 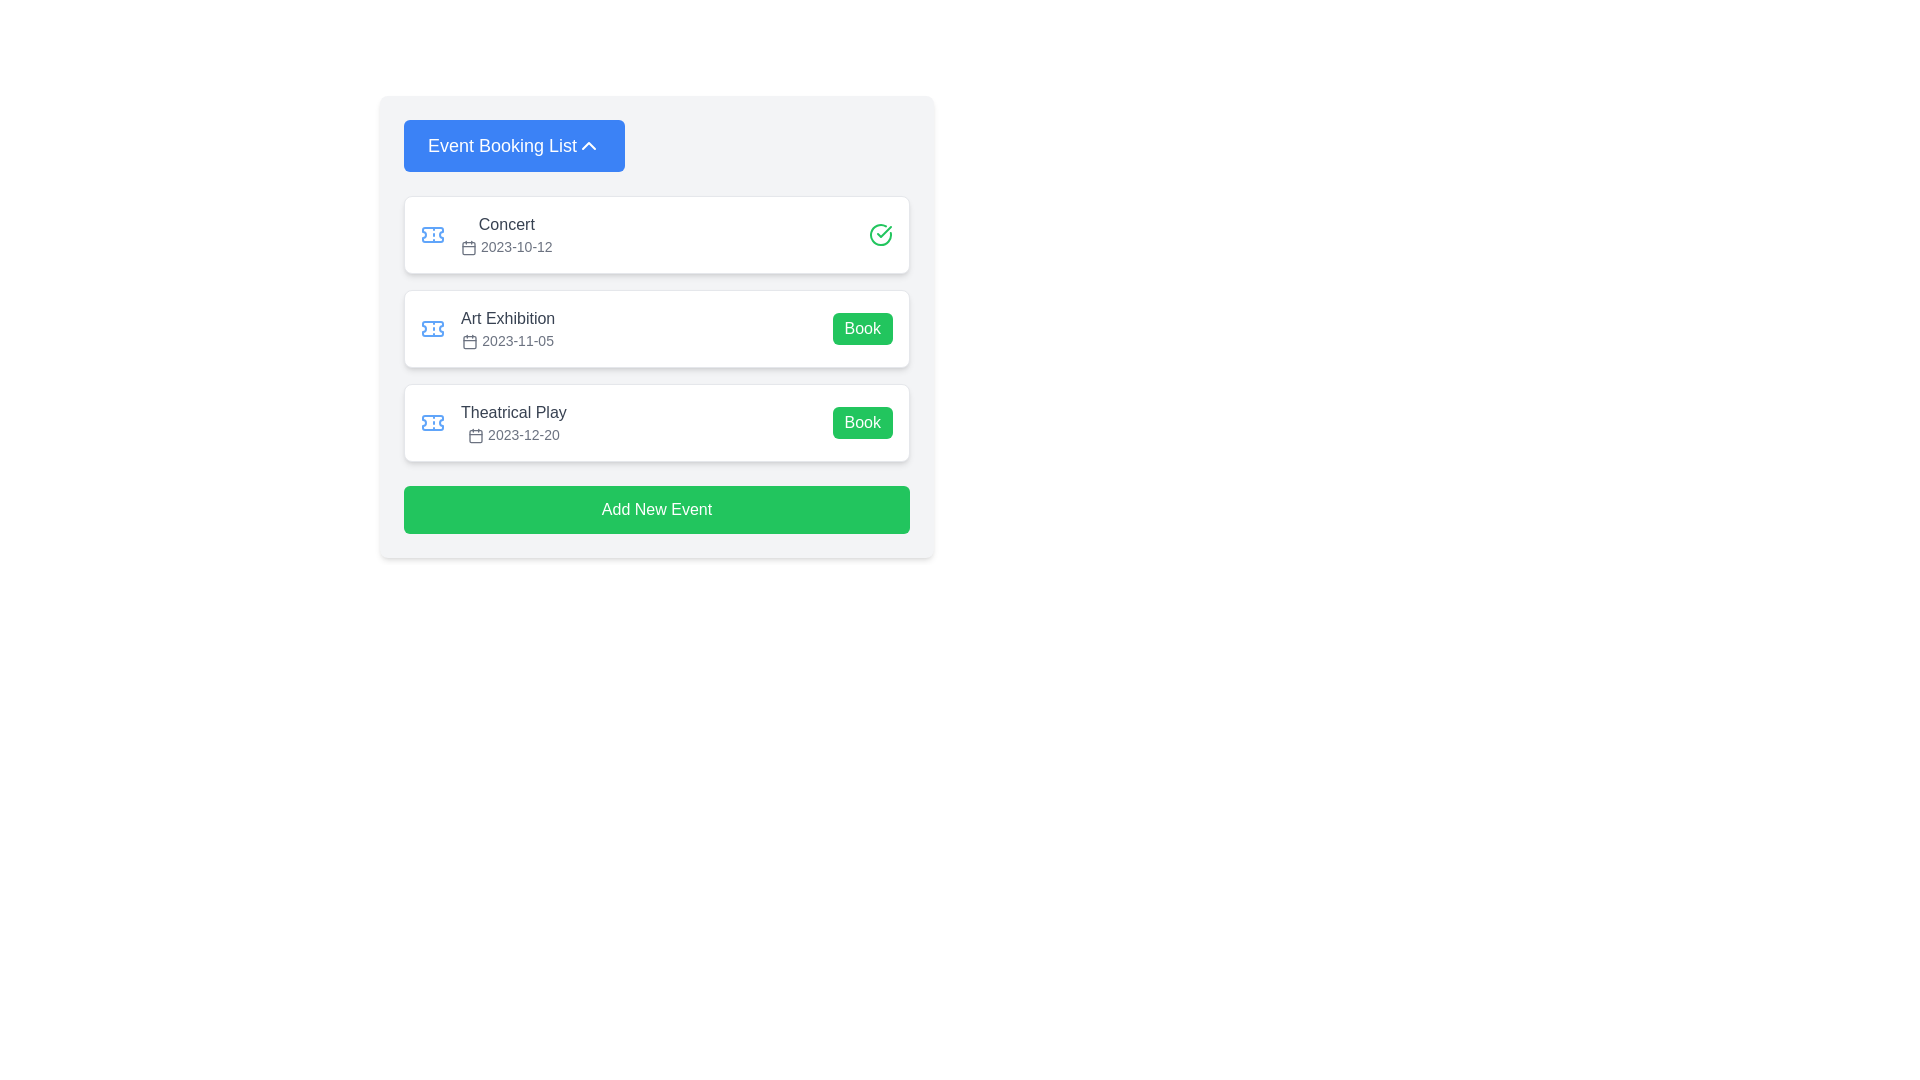 I want to click on the interactive components adjacent to the Text Label that serves as a title or heading for the section, positioned at the top-left corner of the card or panel, so click(x=502, y=145).